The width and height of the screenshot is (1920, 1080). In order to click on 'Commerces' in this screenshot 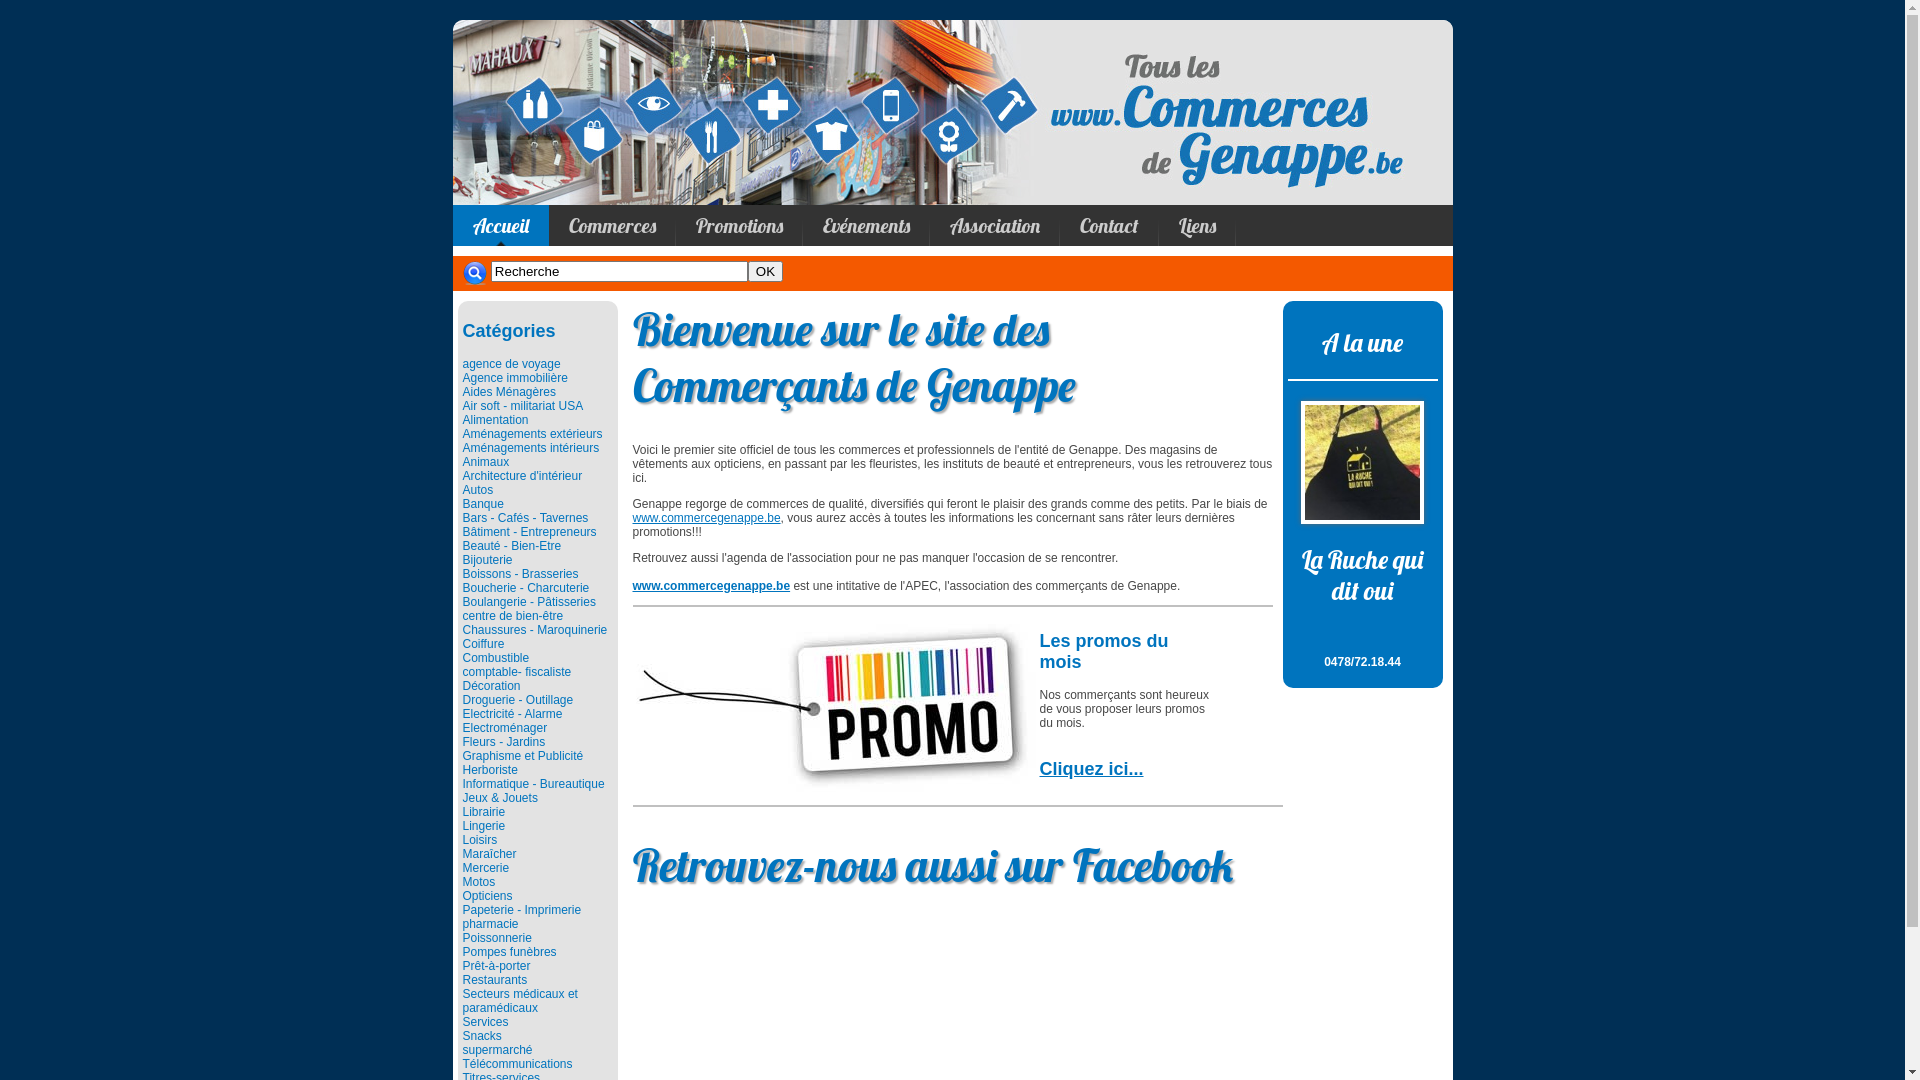, I will do `click(610, 225)`.